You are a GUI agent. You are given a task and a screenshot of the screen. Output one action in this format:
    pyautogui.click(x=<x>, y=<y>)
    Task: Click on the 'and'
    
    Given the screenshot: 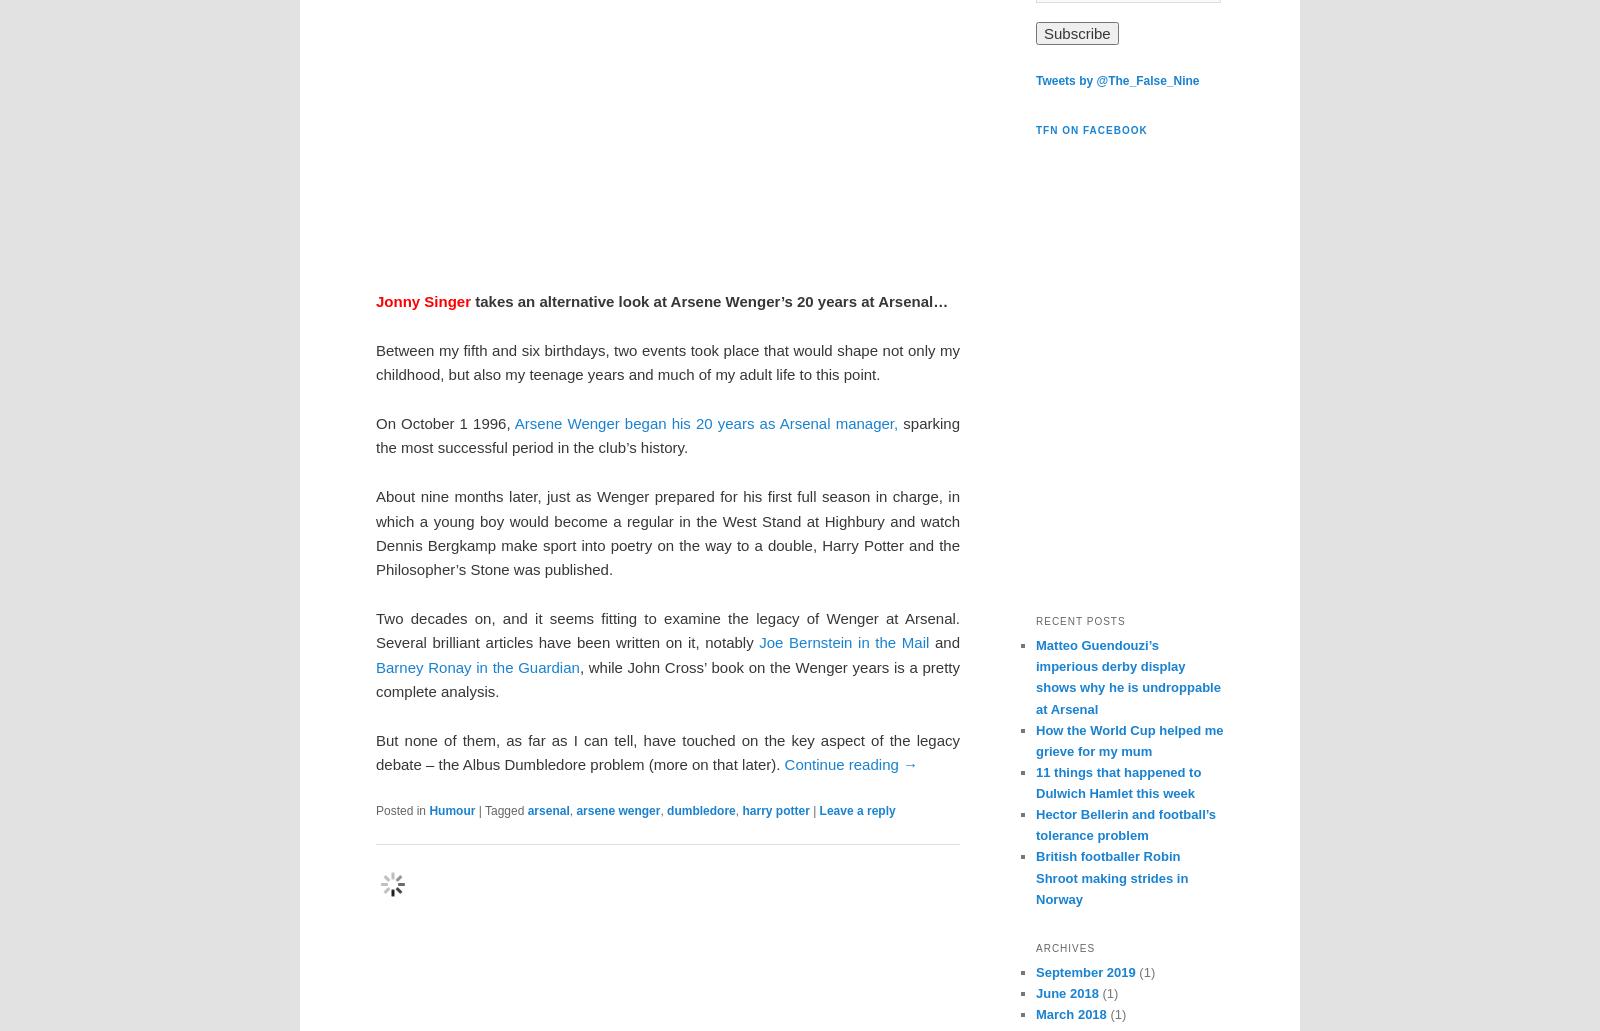 What is the action you would take?
    pyautogui.click(x=943, y=642)
    